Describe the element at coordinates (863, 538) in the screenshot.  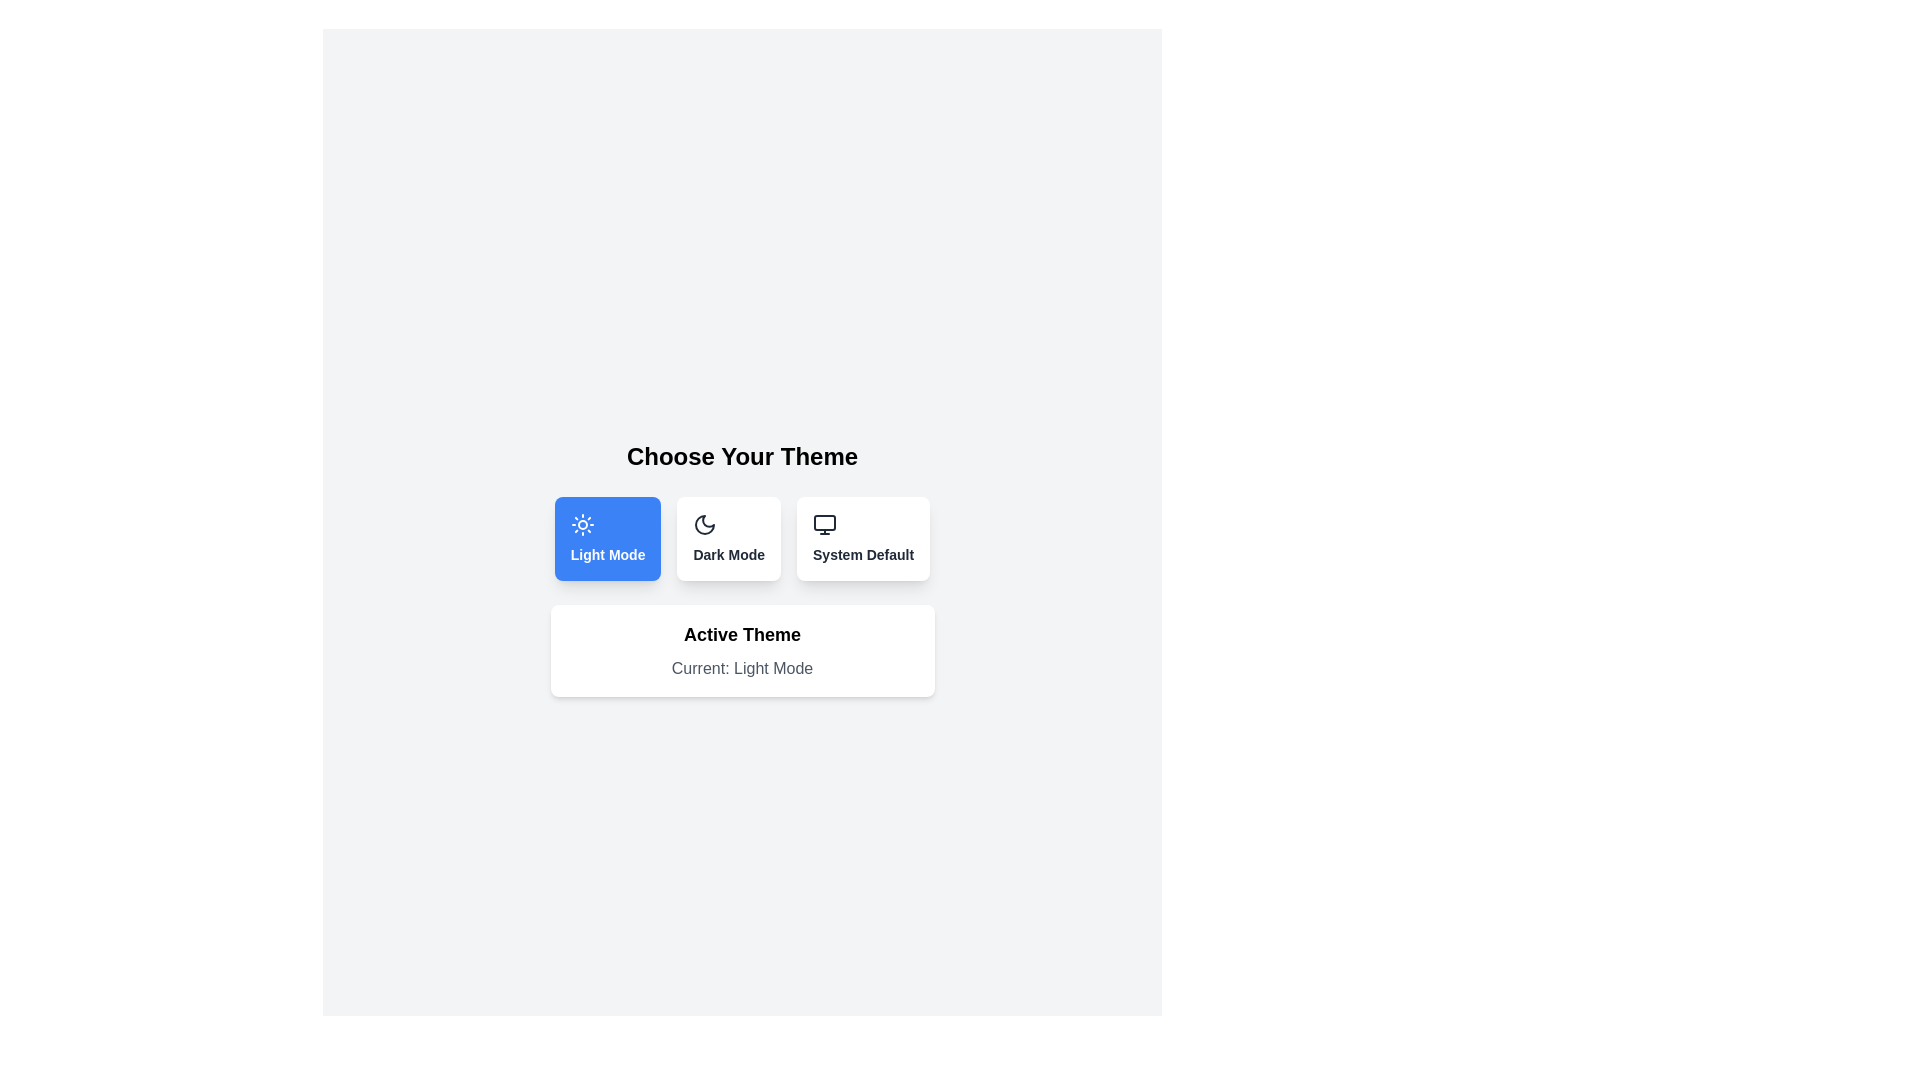
I see `the theme button labeled System Default to see the hover effect` at that location.